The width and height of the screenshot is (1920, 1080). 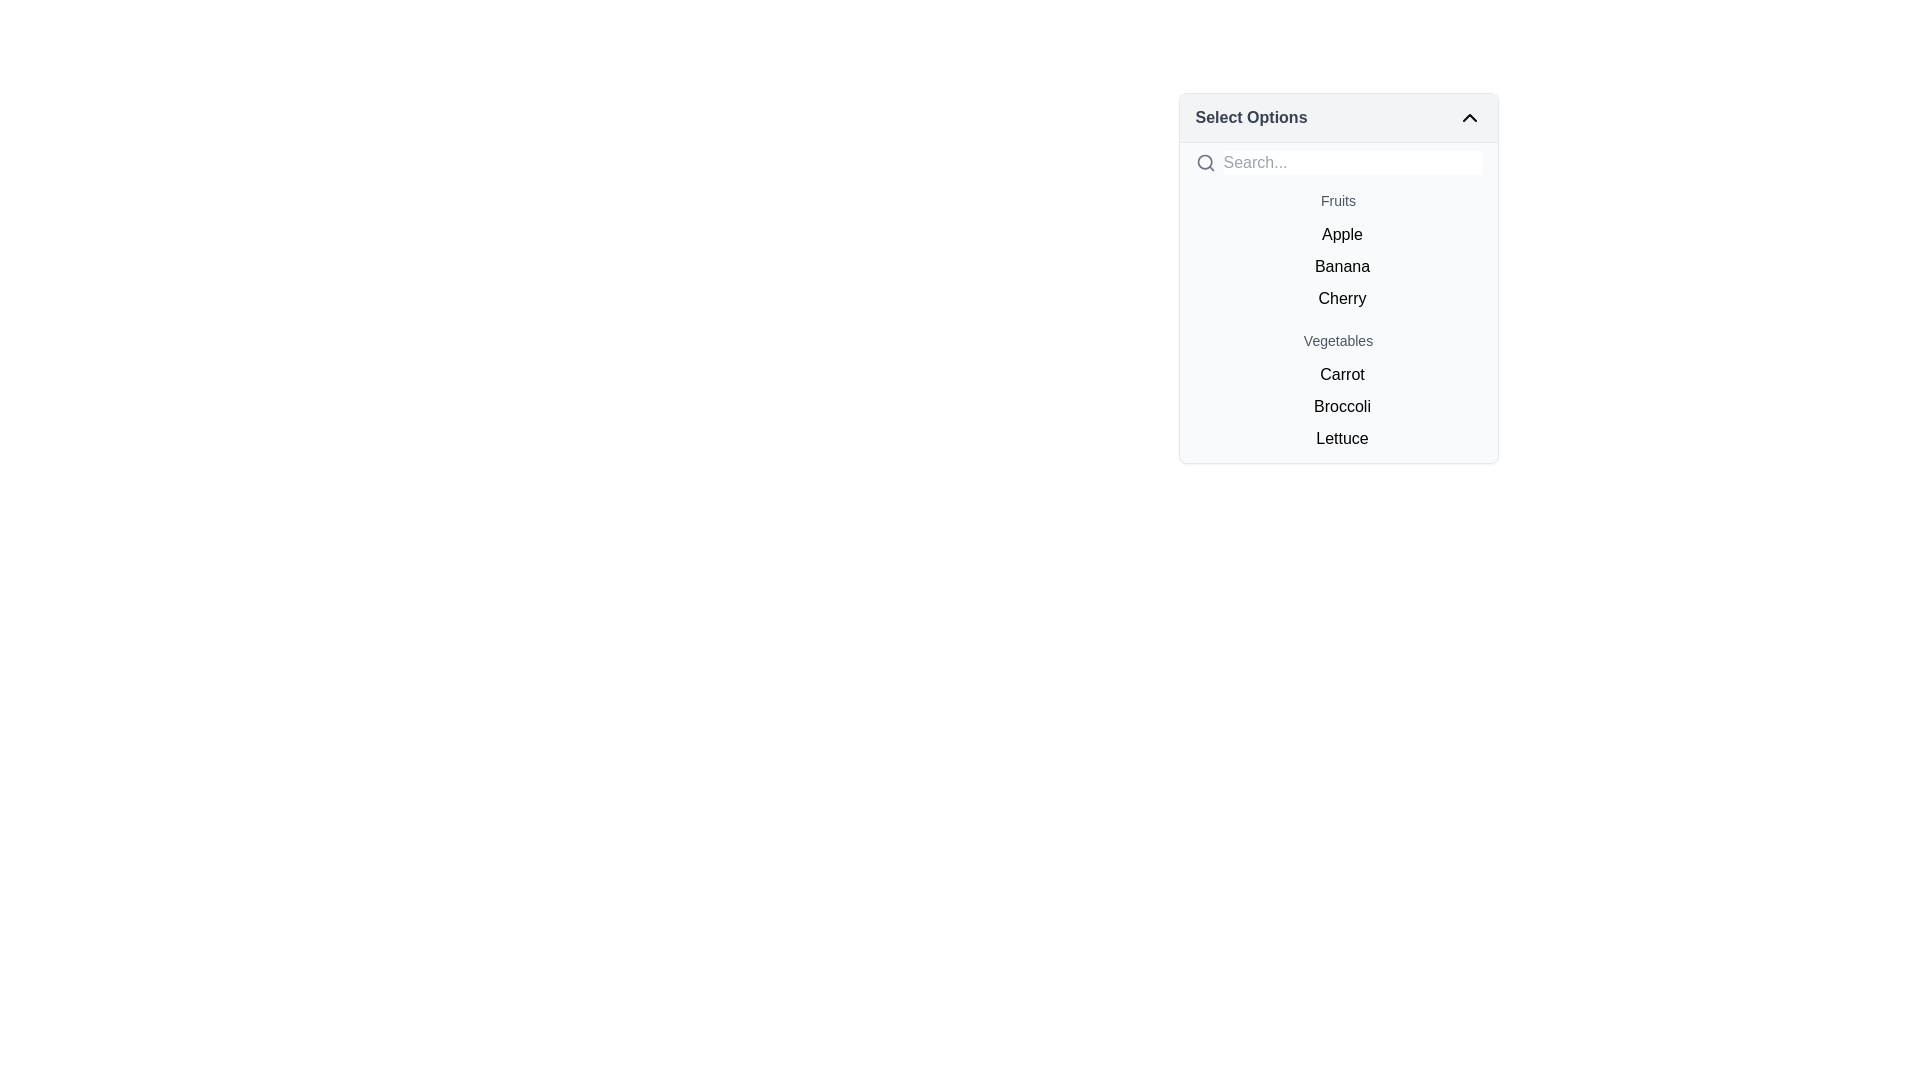 What do you see at coordinates (1338, 252) in the screenshot?
I see `the second item in the 'Fruits' category list, located below the 'Fruits' heading, which follows 'Apple' and precedes 'Cherry'` at bounding box center [1338, 252].